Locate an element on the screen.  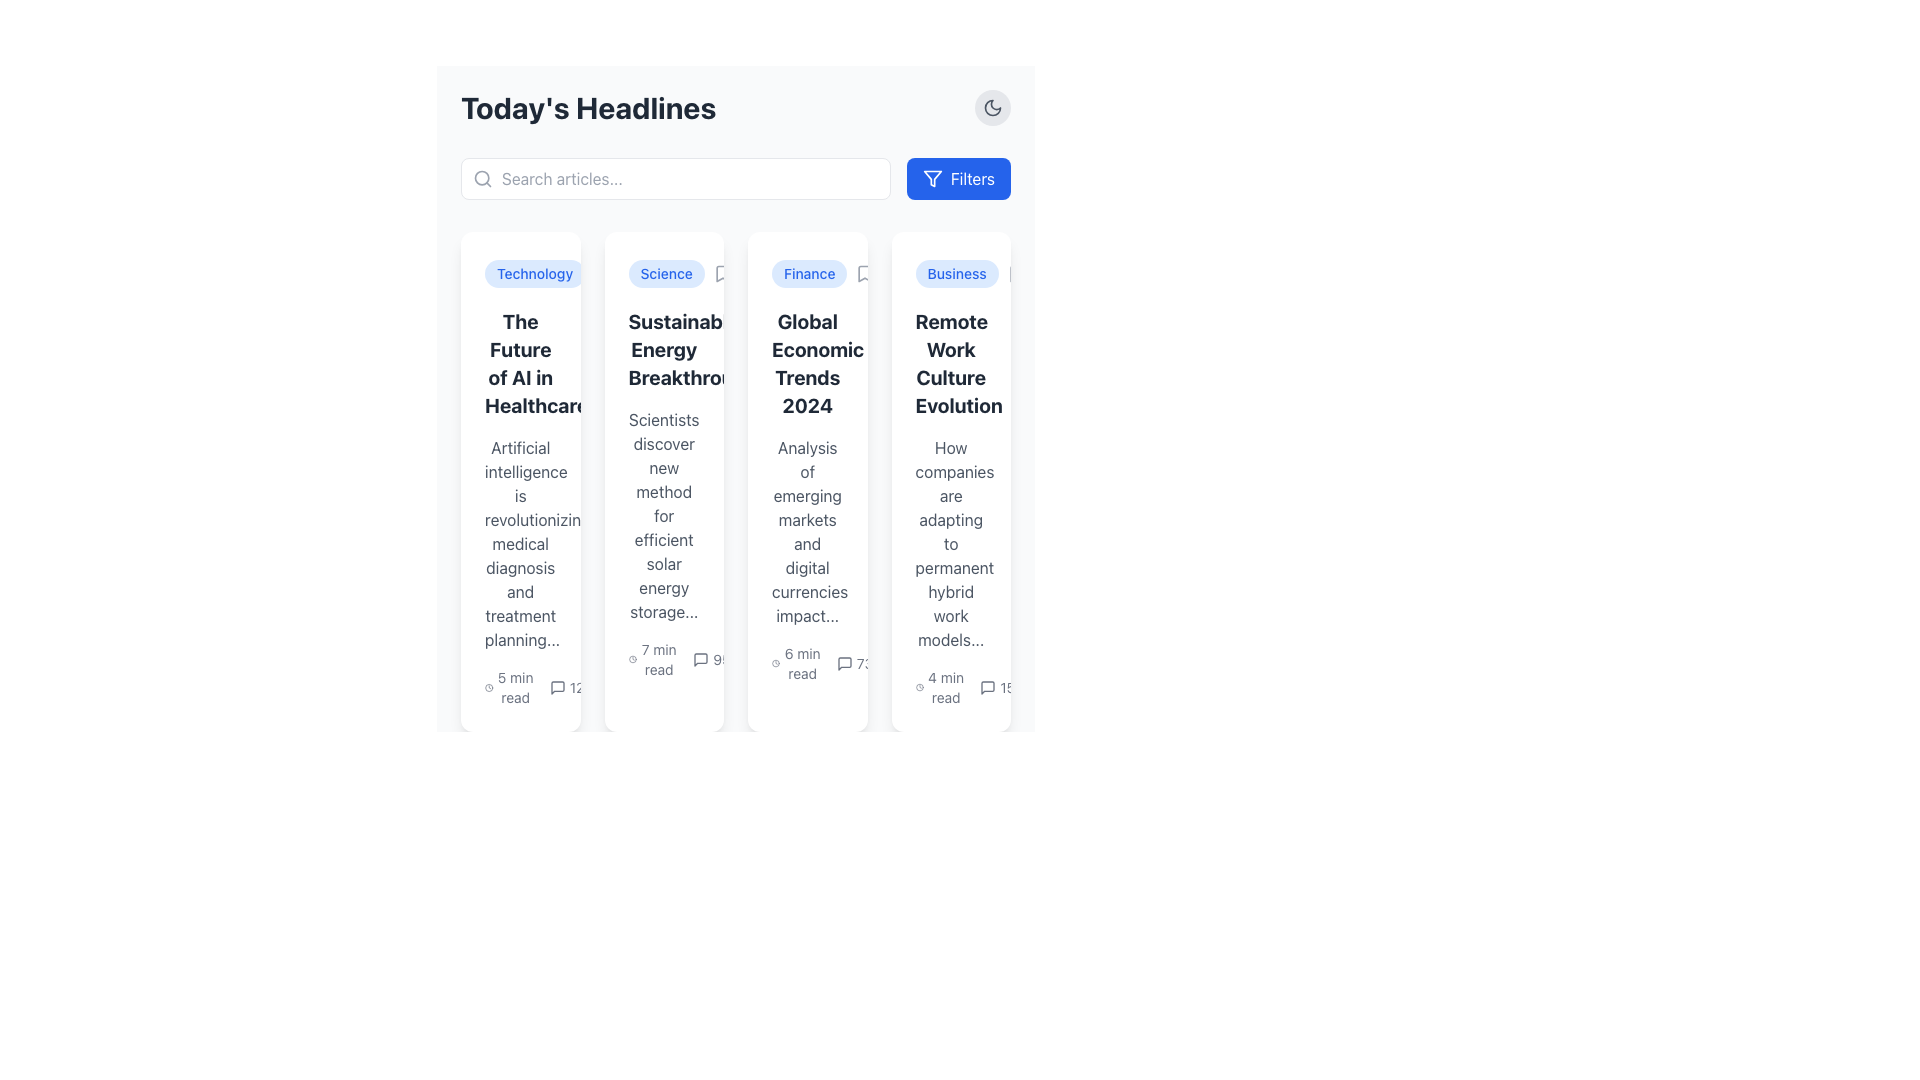
the clock icon, which is a minimalistic outline of a circular clock face located leftmost in the cluster of elements below the 'Global Economic Trends 2024' title is located at coordinates (775, 663).